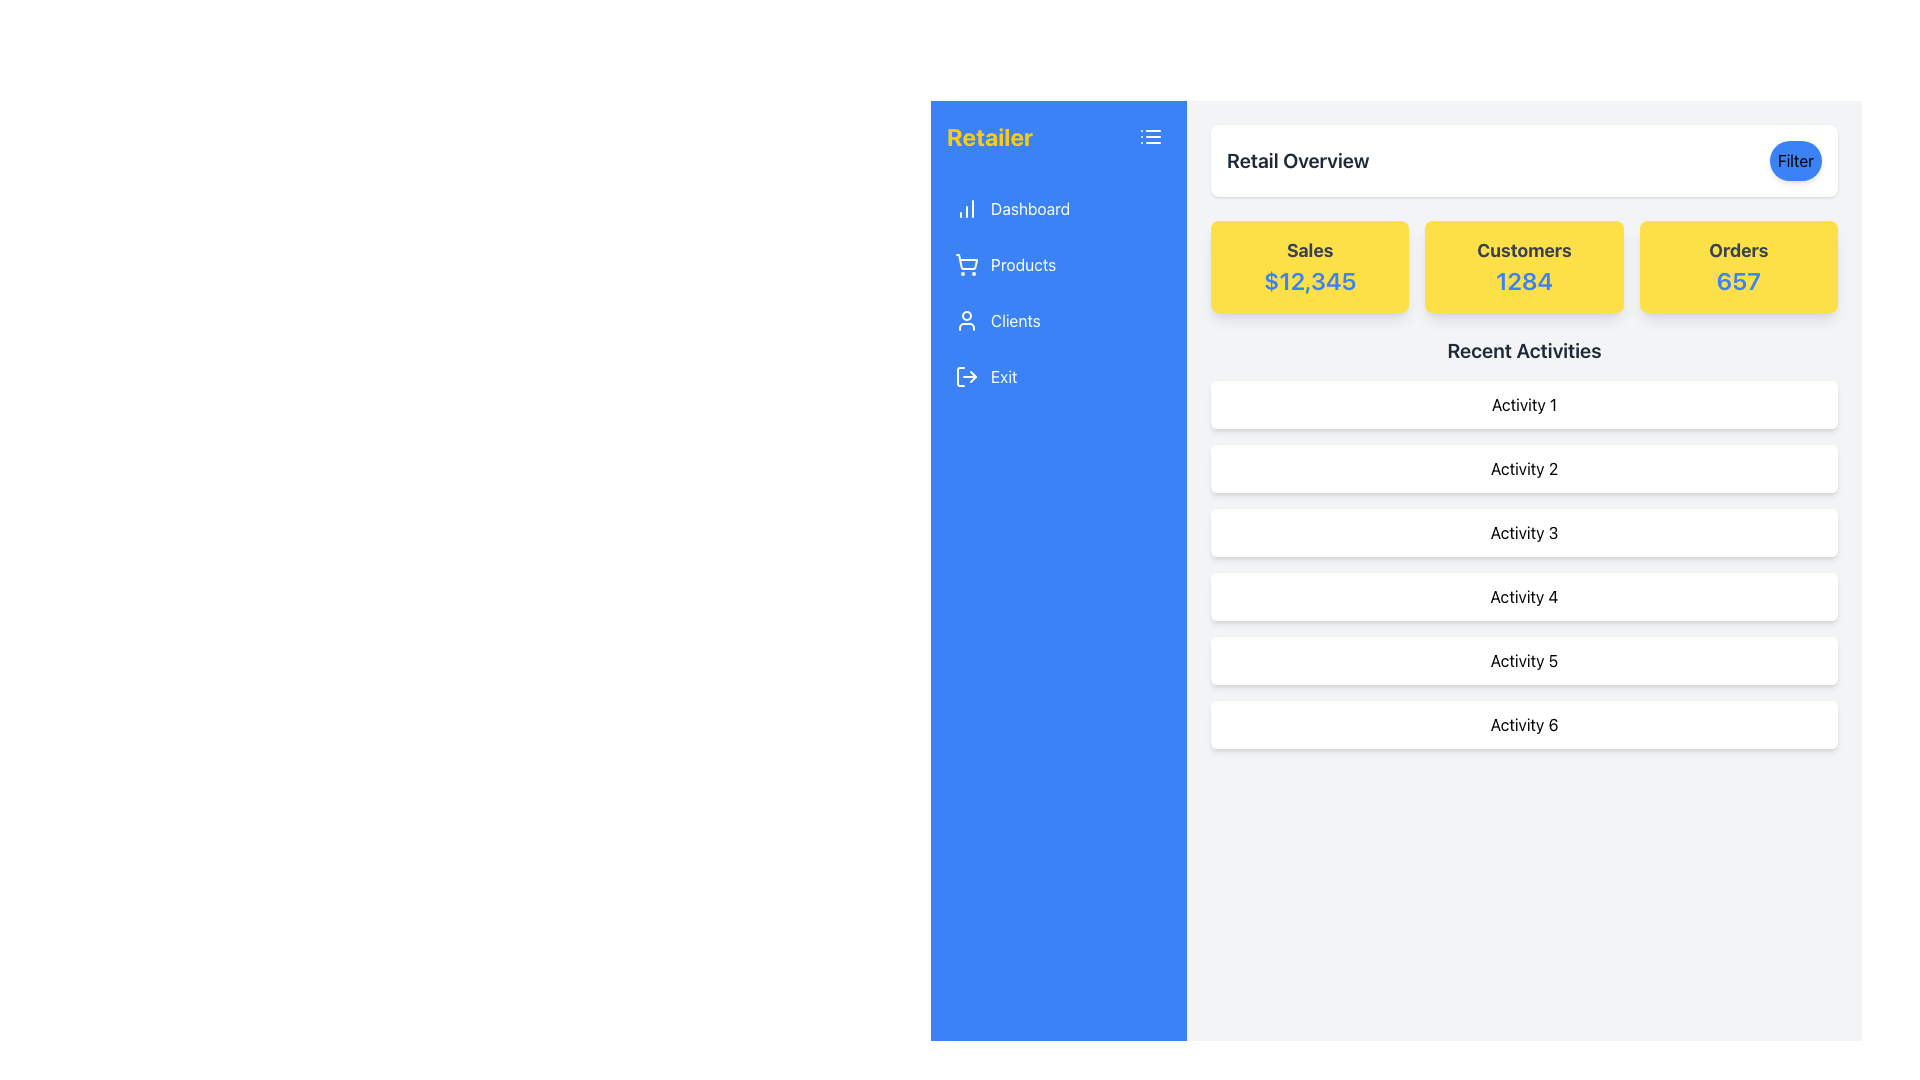 This screenshot has height=1080, width=1920. I want to click on the shopping cart icon in the vertical menu bar, so click(966, 264).